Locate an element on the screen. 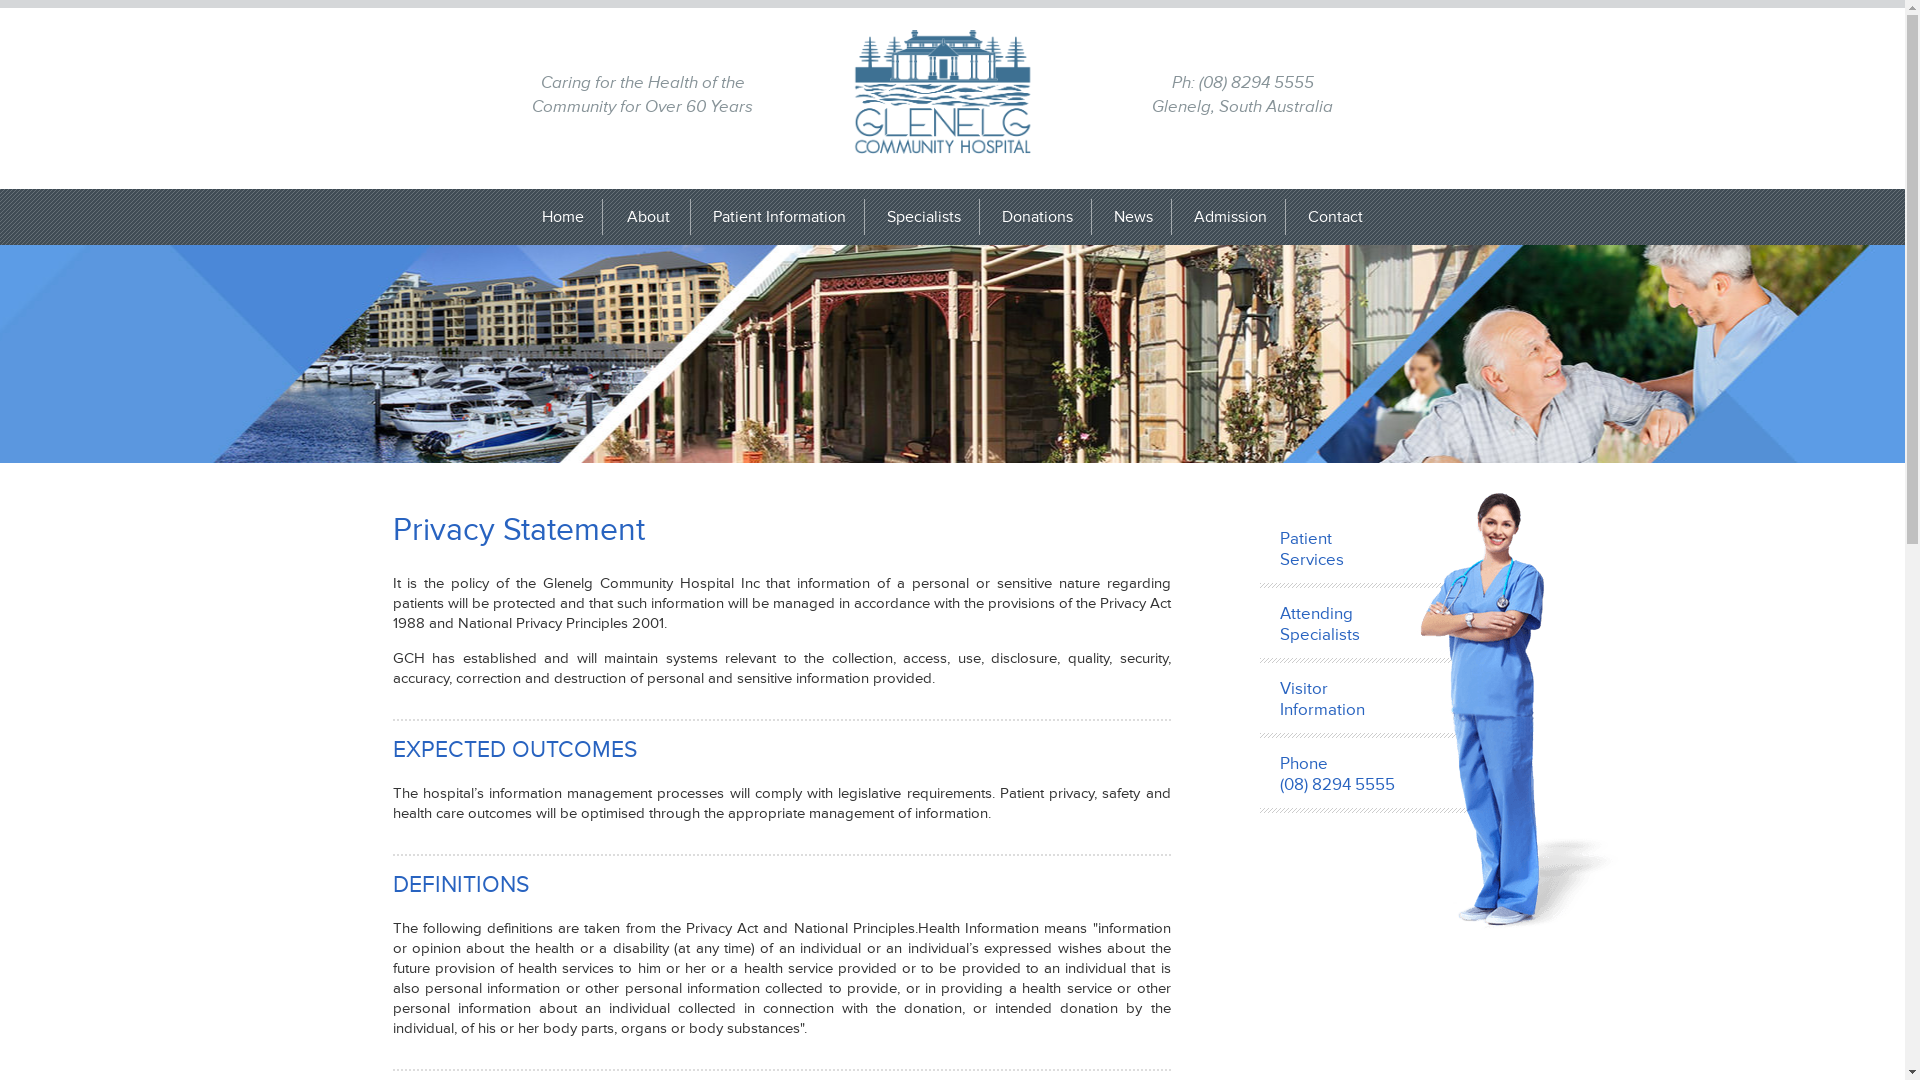 This screenshot has height=1080, width=1920. 'Home' is located at coordinates (523, 216).